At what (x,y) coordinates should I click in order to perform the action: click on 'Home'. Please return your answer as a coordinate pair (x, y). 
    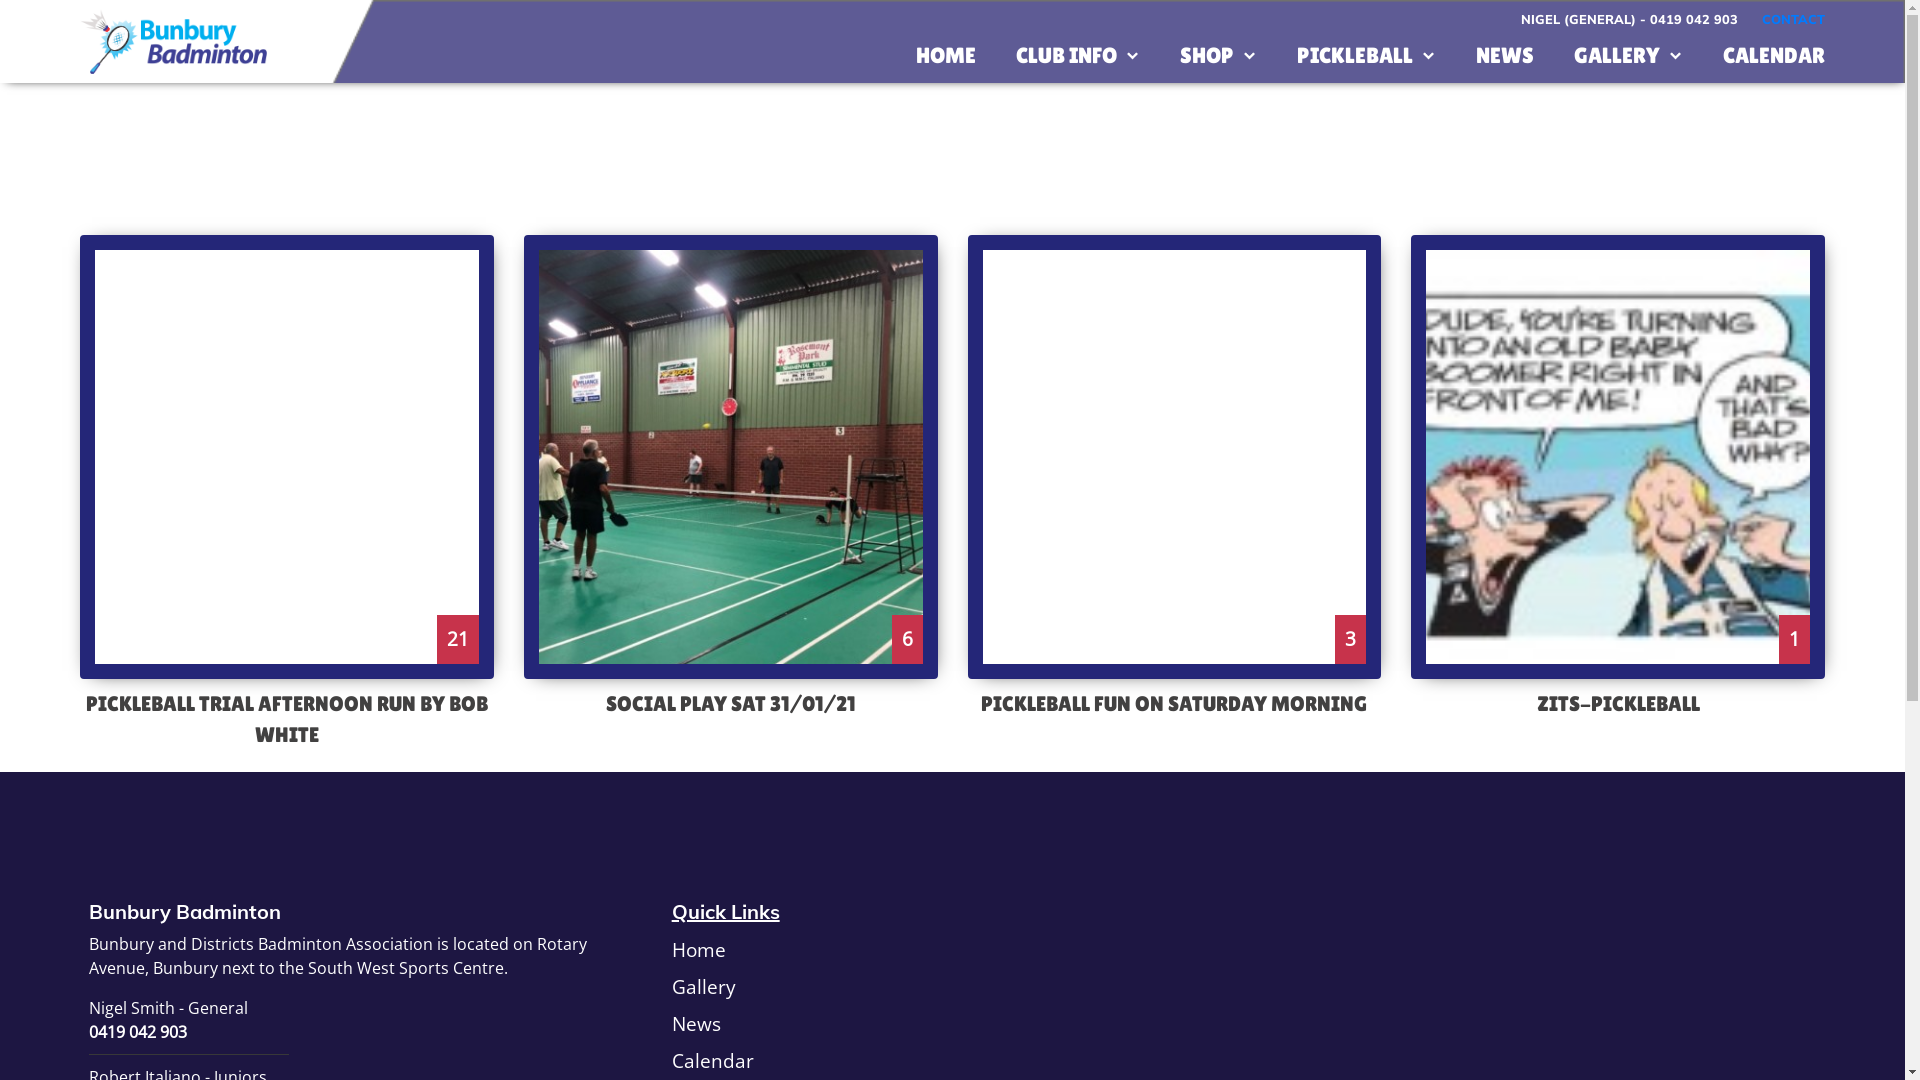
    Looking at the image, I should click on (699, 949).